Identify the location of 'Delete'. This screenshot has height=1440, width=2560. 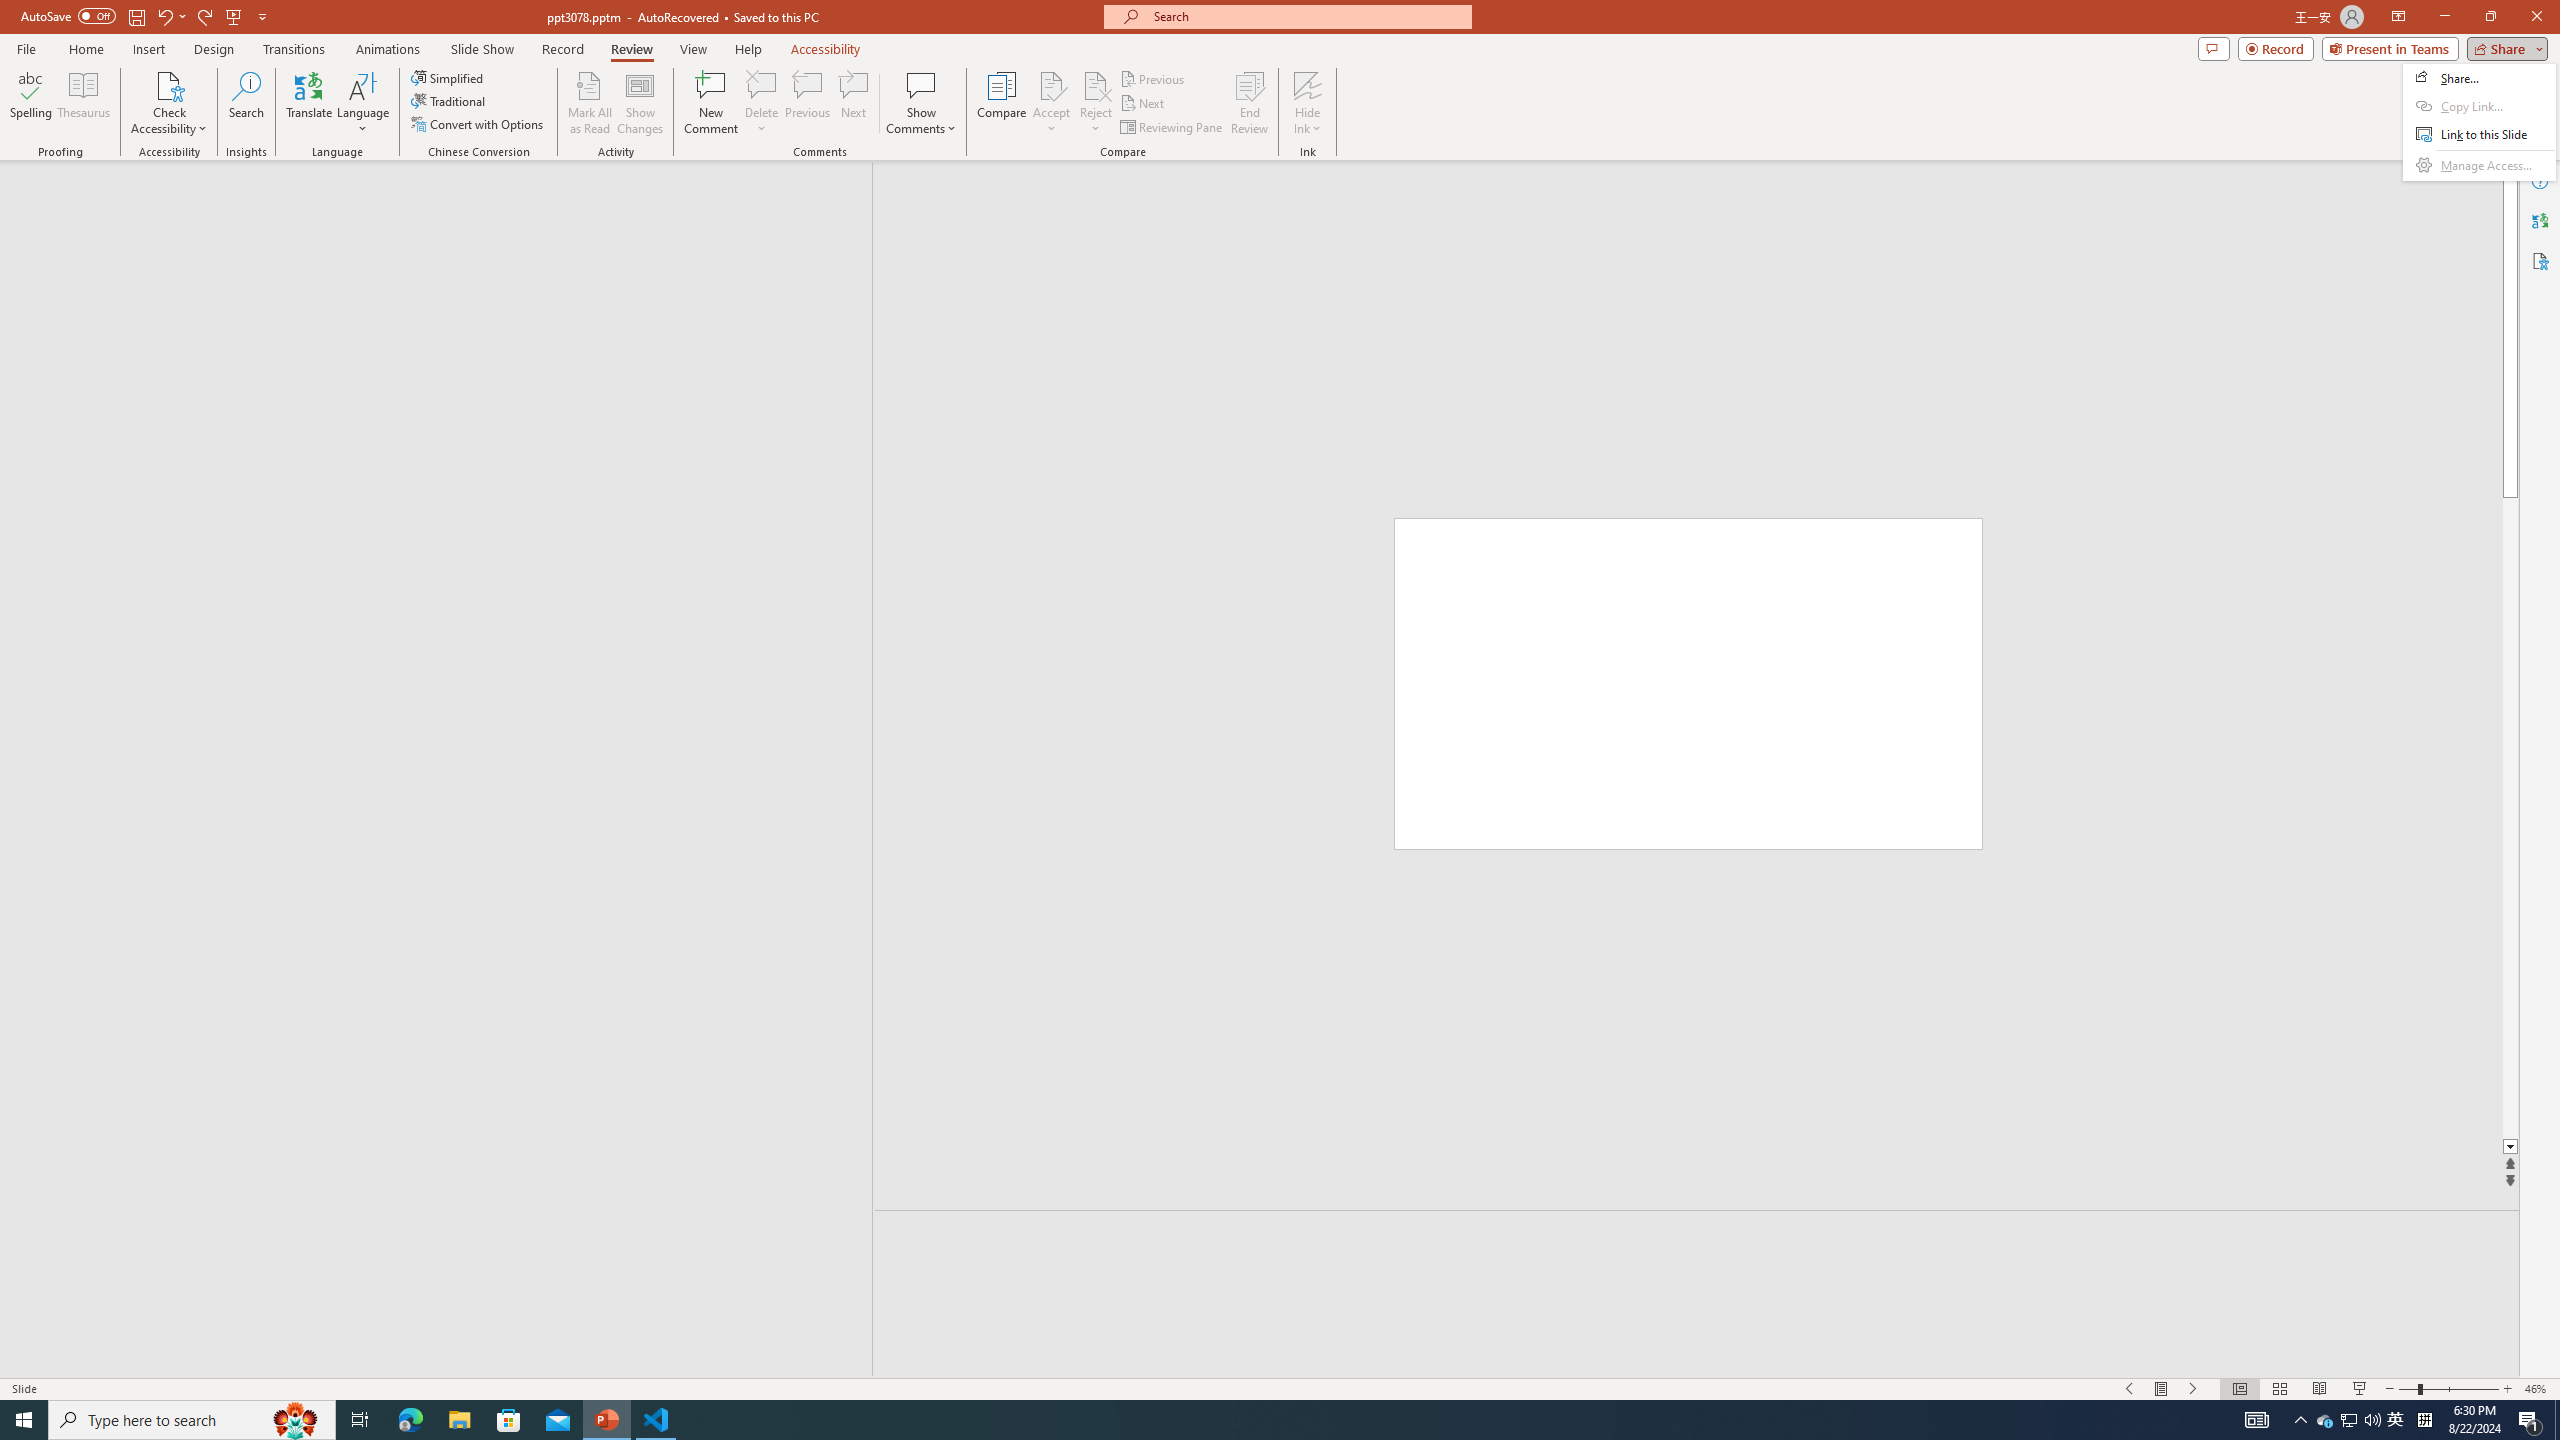
(761, 103).